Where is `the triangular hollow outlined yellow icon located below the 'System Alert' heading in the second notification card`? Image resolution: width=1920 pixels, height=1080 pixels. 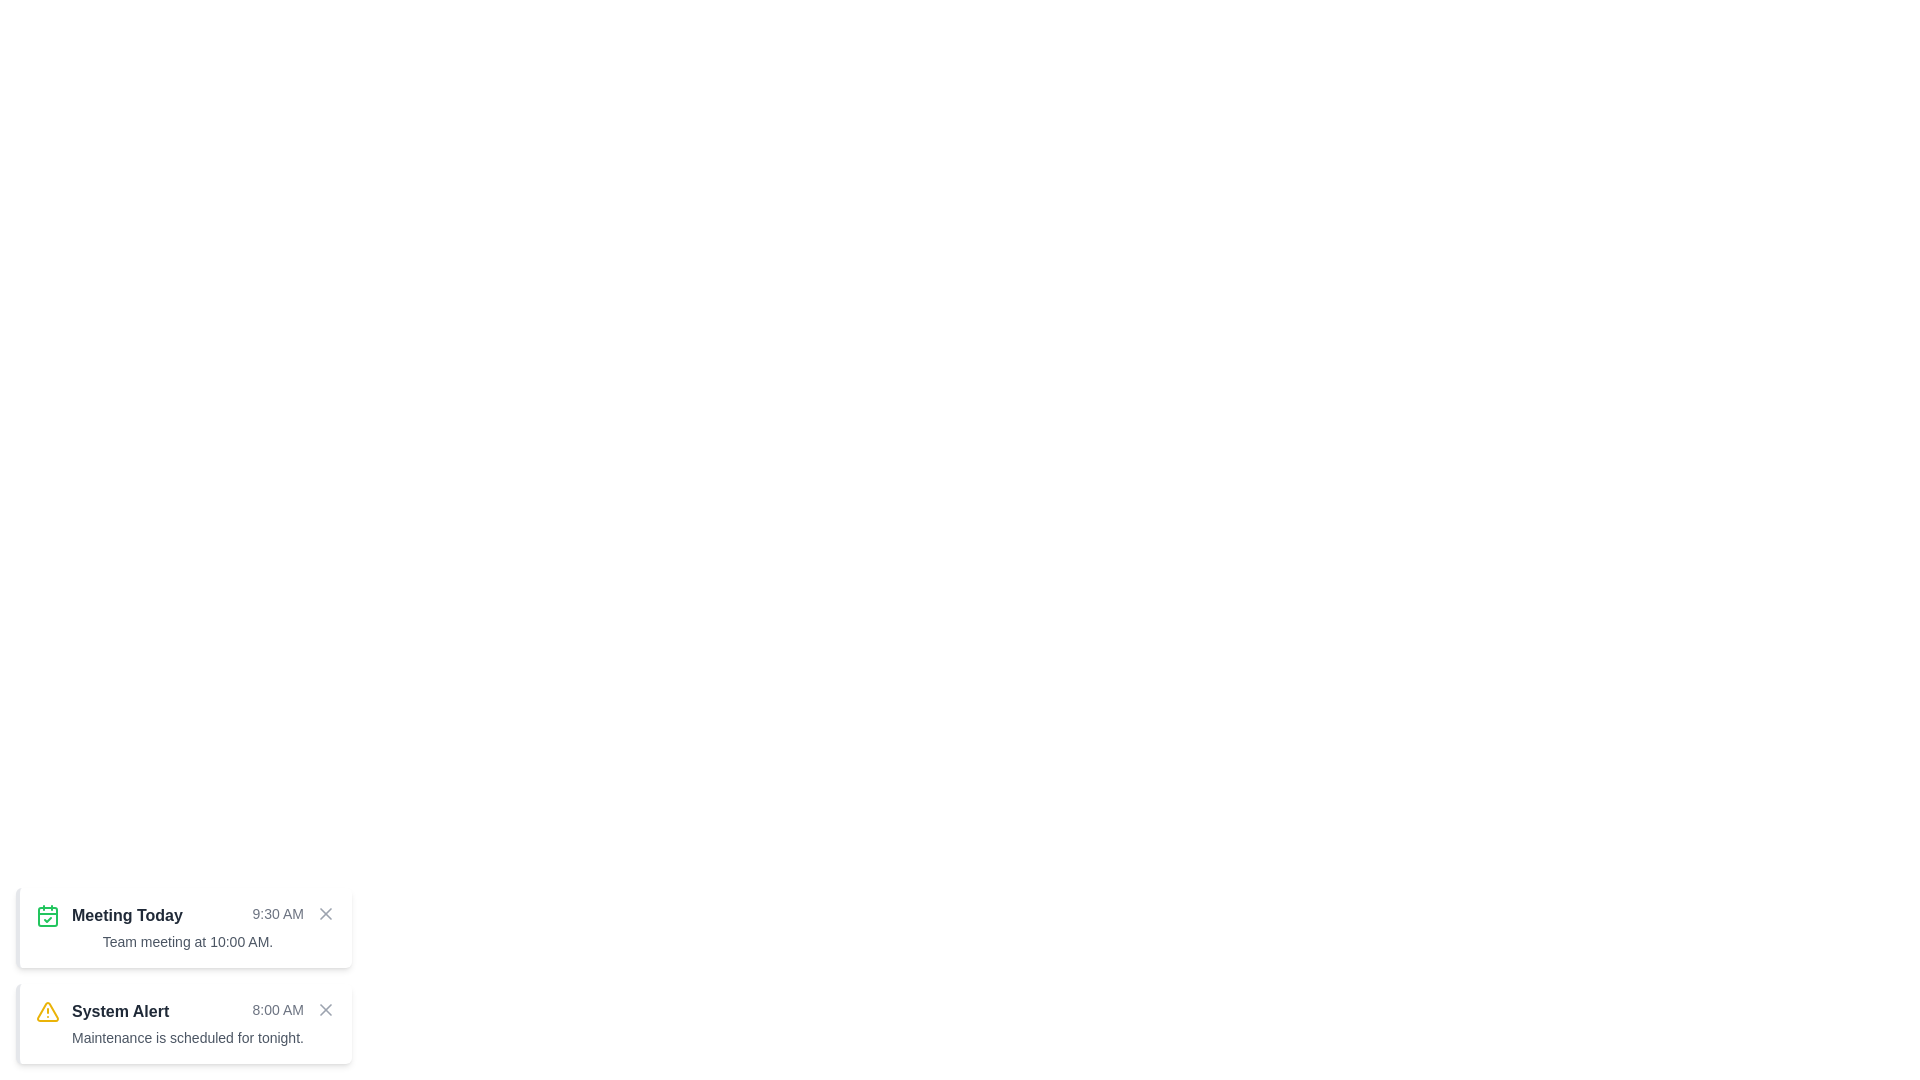
the triangular hollow outlined yellow icon located below the 'System Alert' heading in the second notification card is located at coordinates (48, 1011).